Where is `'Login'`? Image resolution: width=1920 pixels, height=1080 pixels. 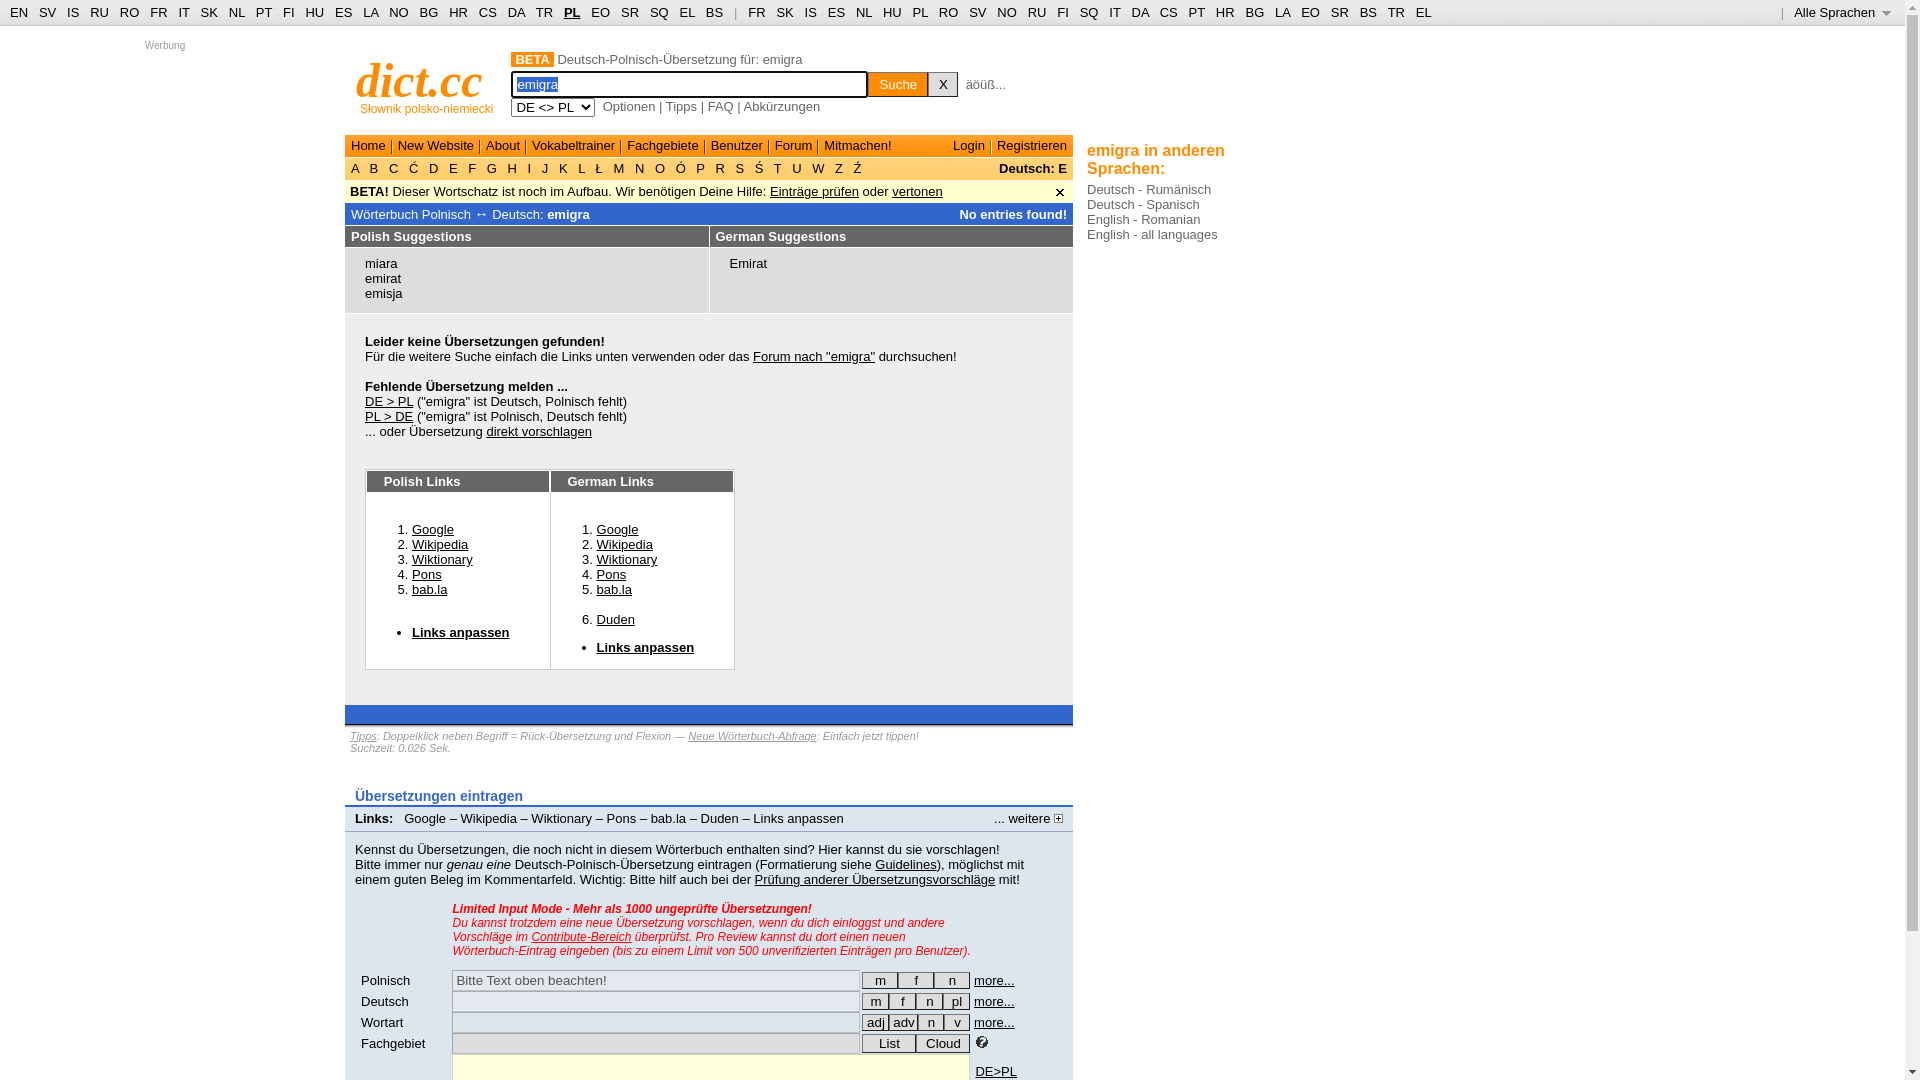 'Login' is located at coordinates (969, 144).